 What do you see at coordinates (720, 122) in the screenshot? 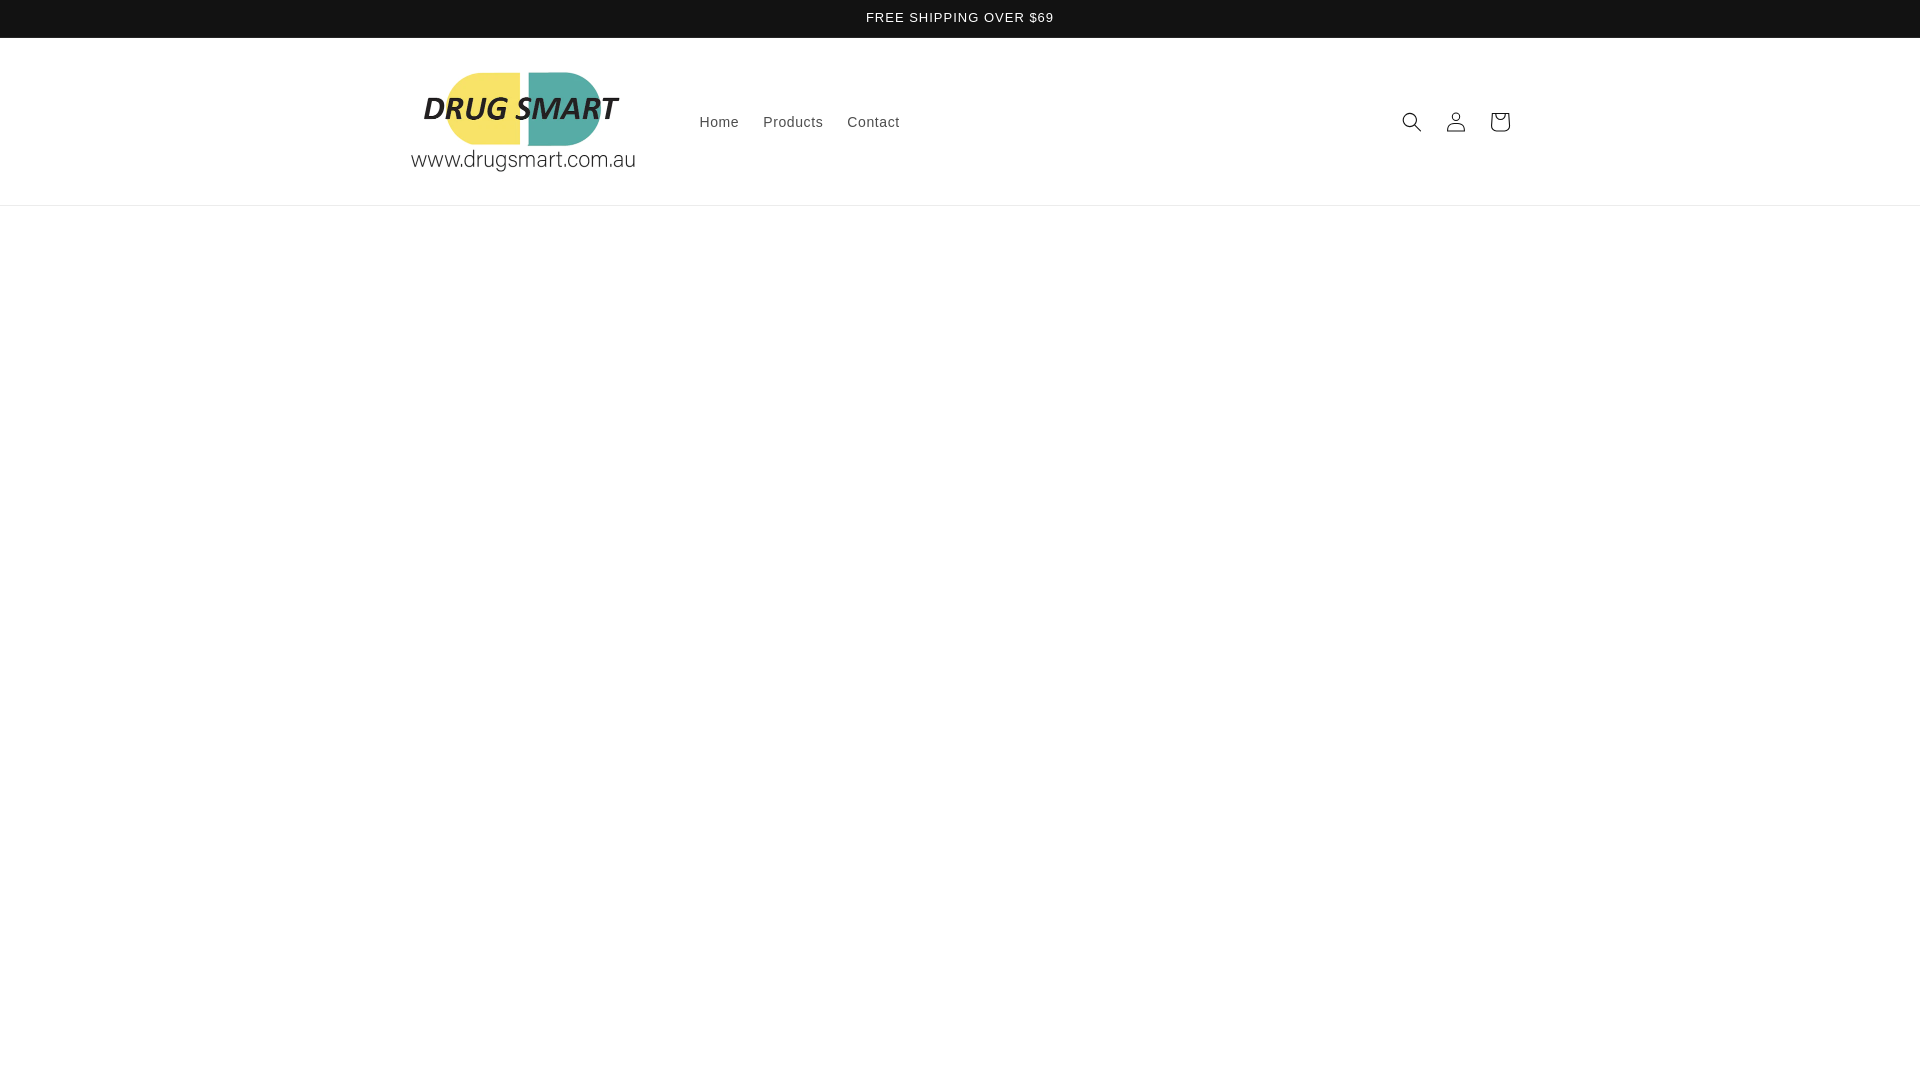
I see `'Home'` at bounding box center [720, 122].